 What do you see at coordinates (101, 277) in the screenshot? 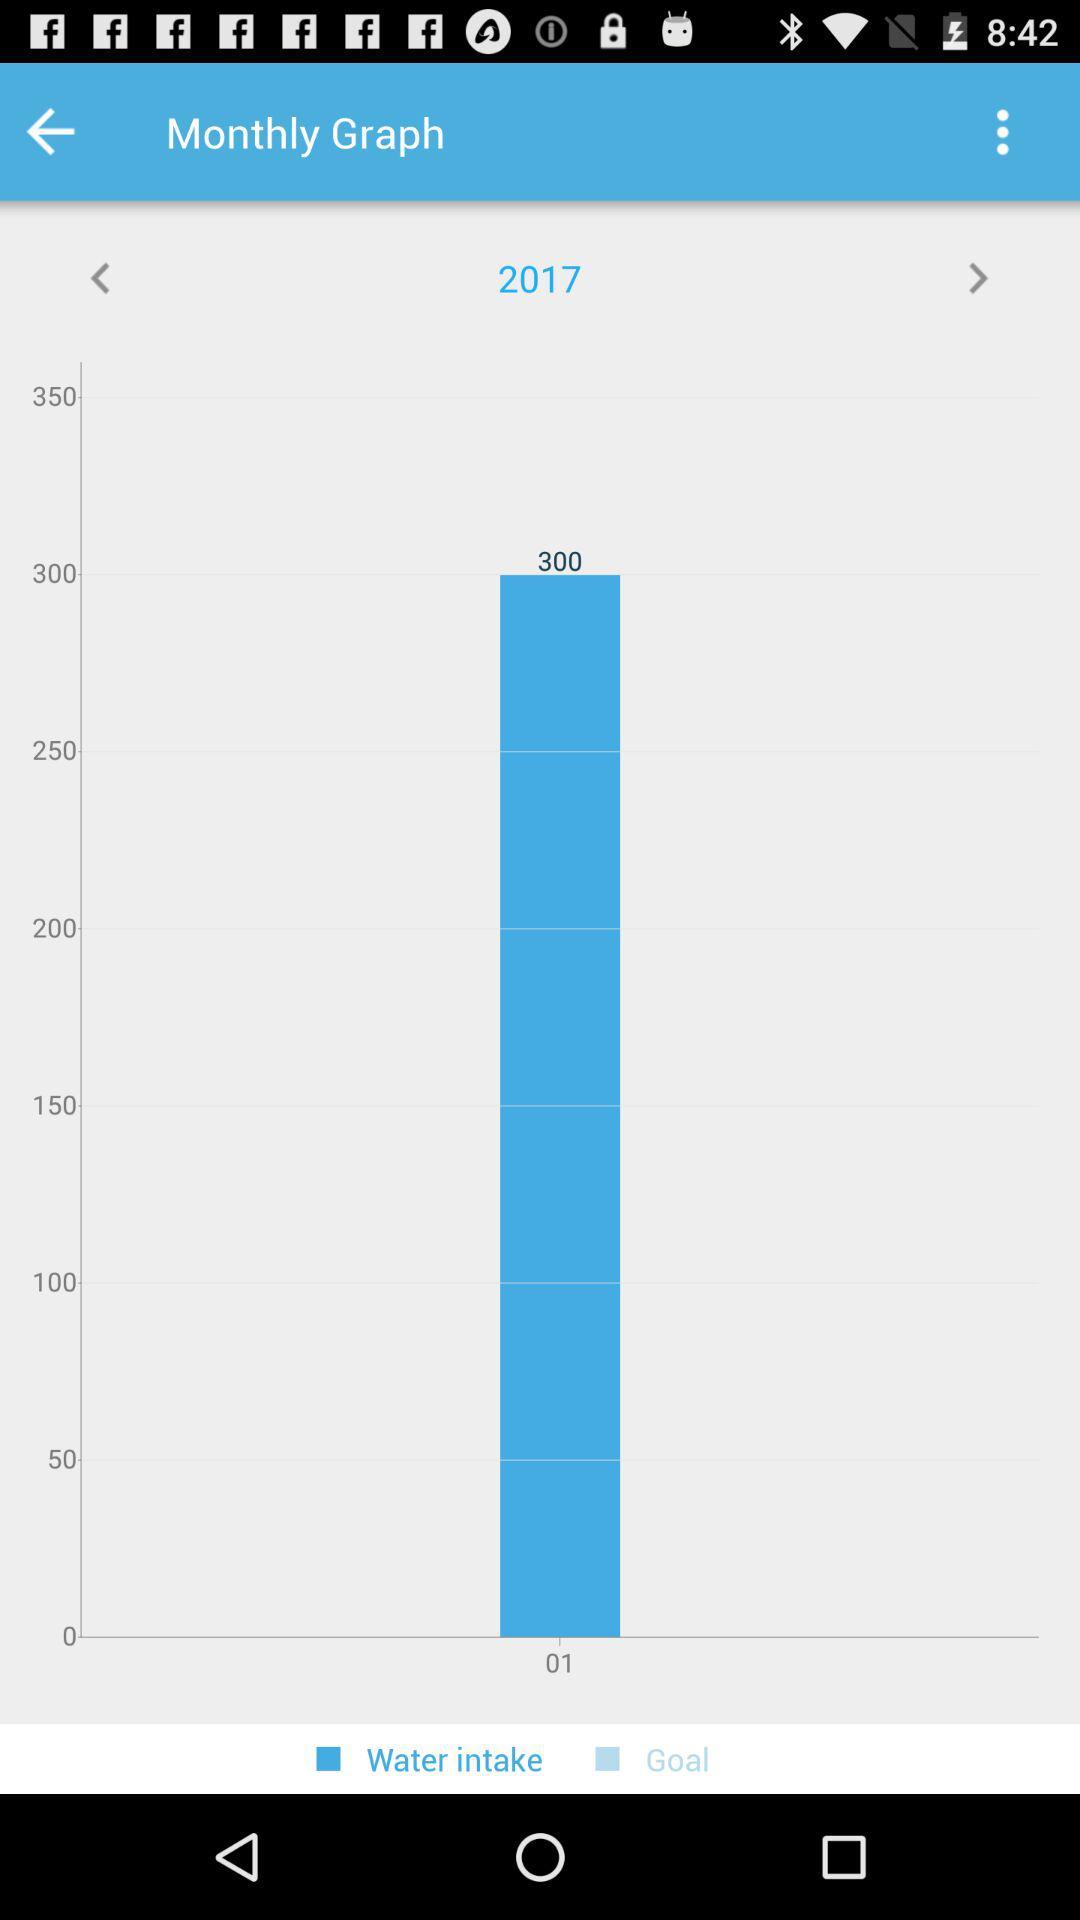
I see `item next to 2017 app` at bounding box center [101, 277].